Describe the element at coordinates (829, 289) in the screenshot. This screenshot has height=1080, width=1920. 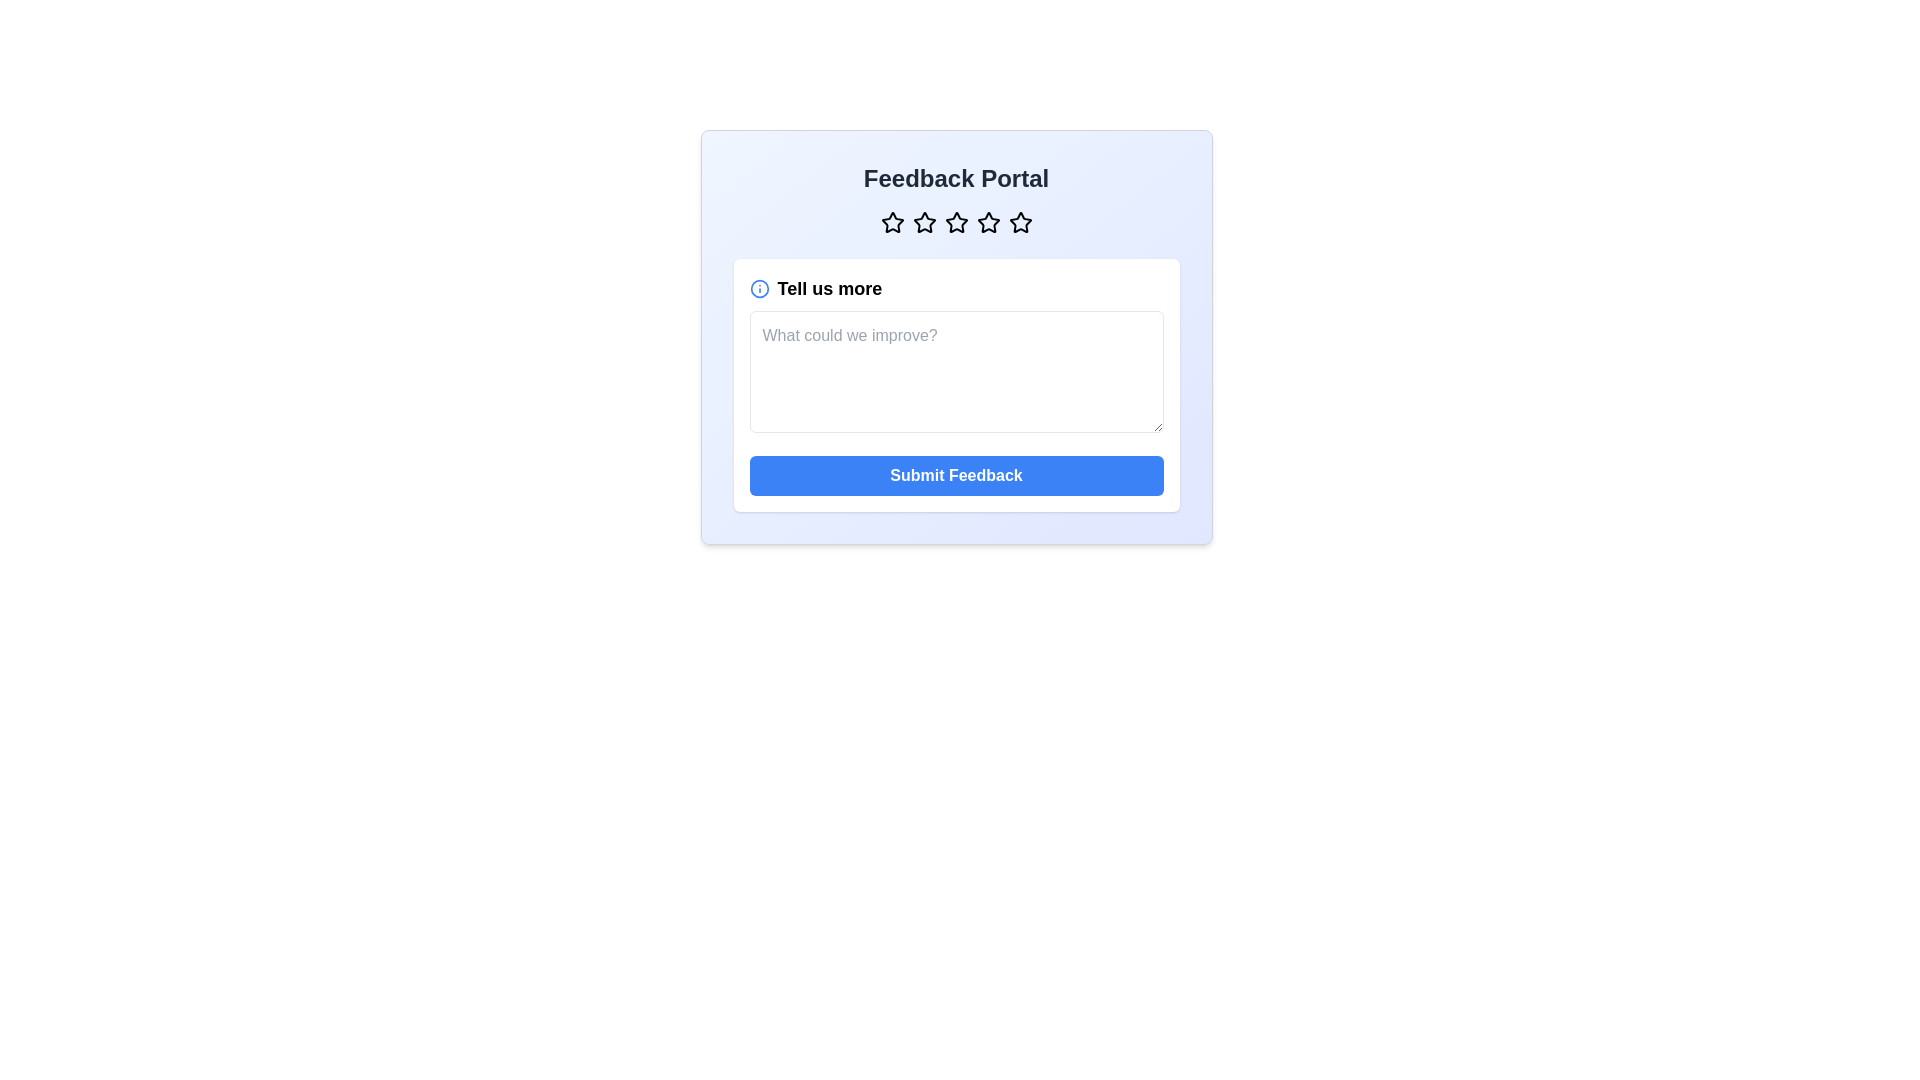
I see `text label displaying 'Tell us more' which is positioned to the right of an information icon in a feedback form layout` at that location.